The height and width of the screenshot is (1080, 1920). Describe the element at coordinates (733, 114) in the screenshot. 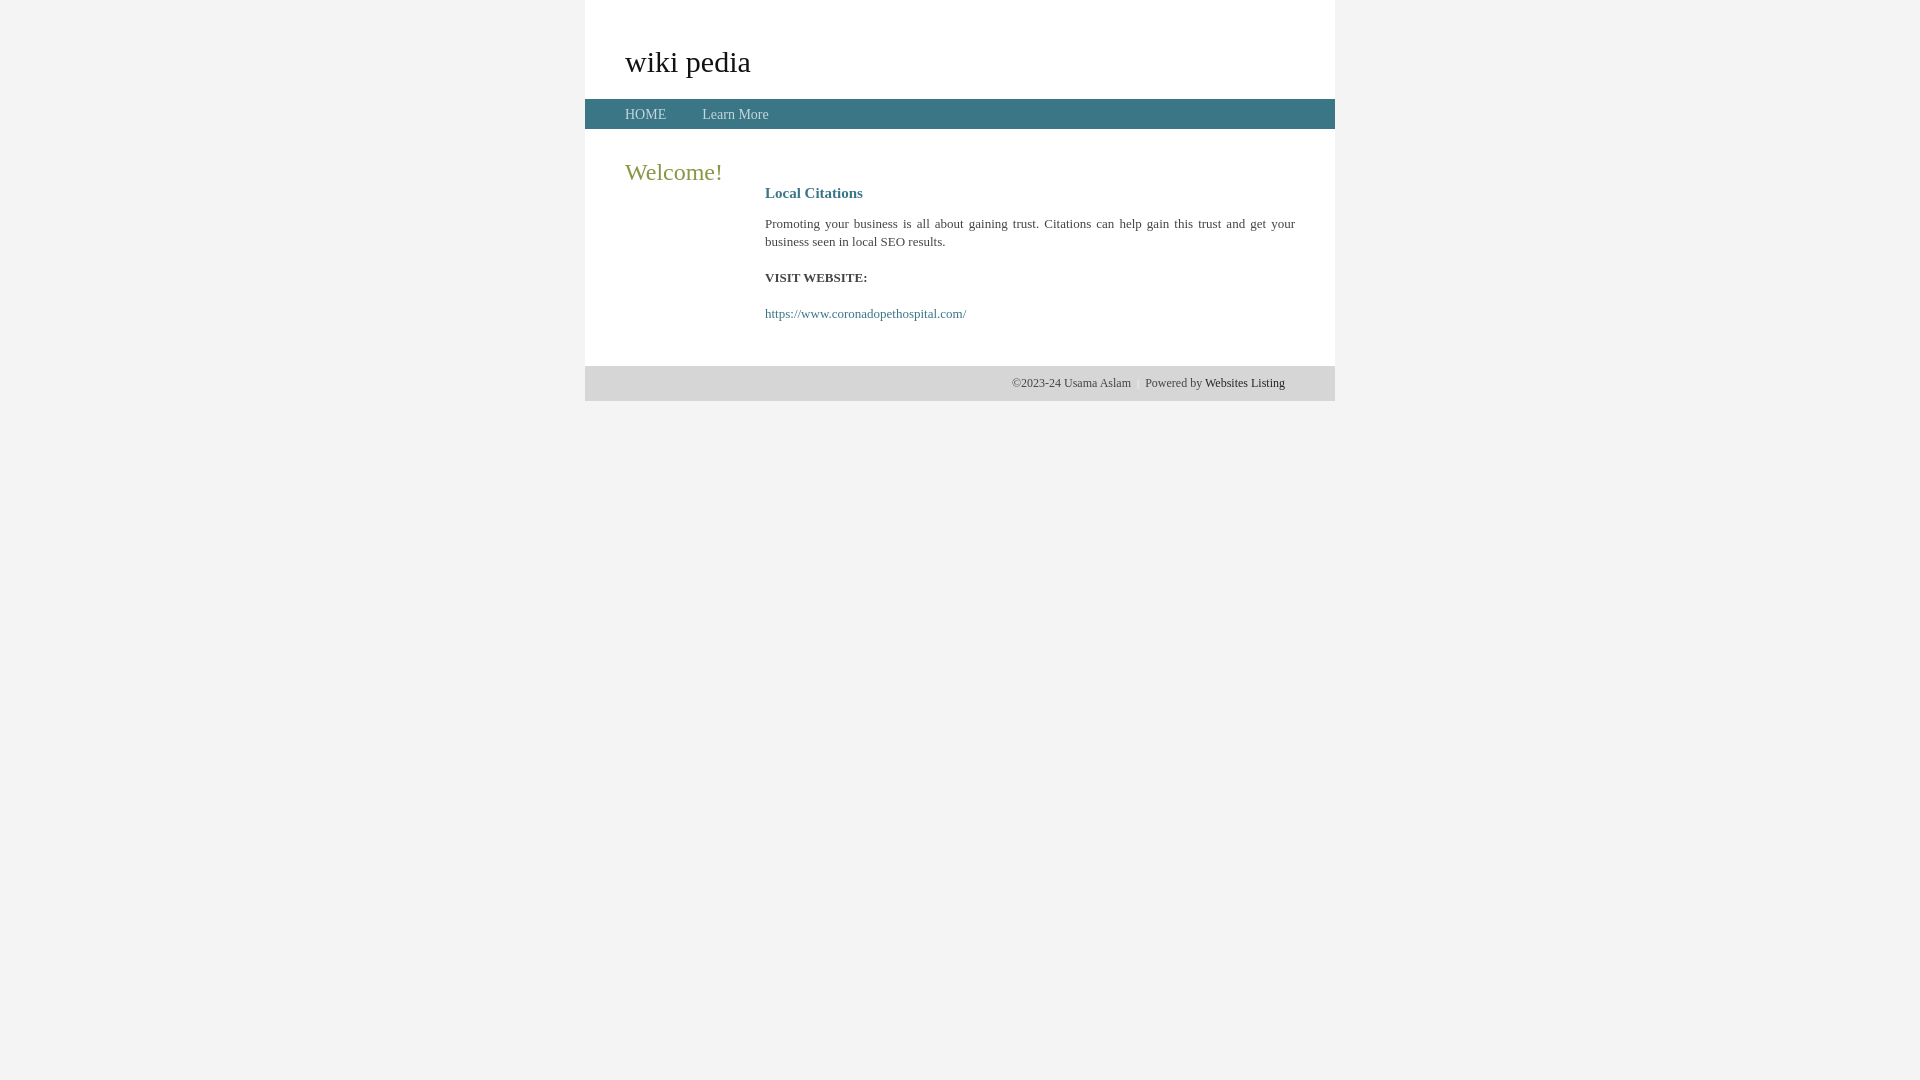

I see `'Learn More'` at that location.